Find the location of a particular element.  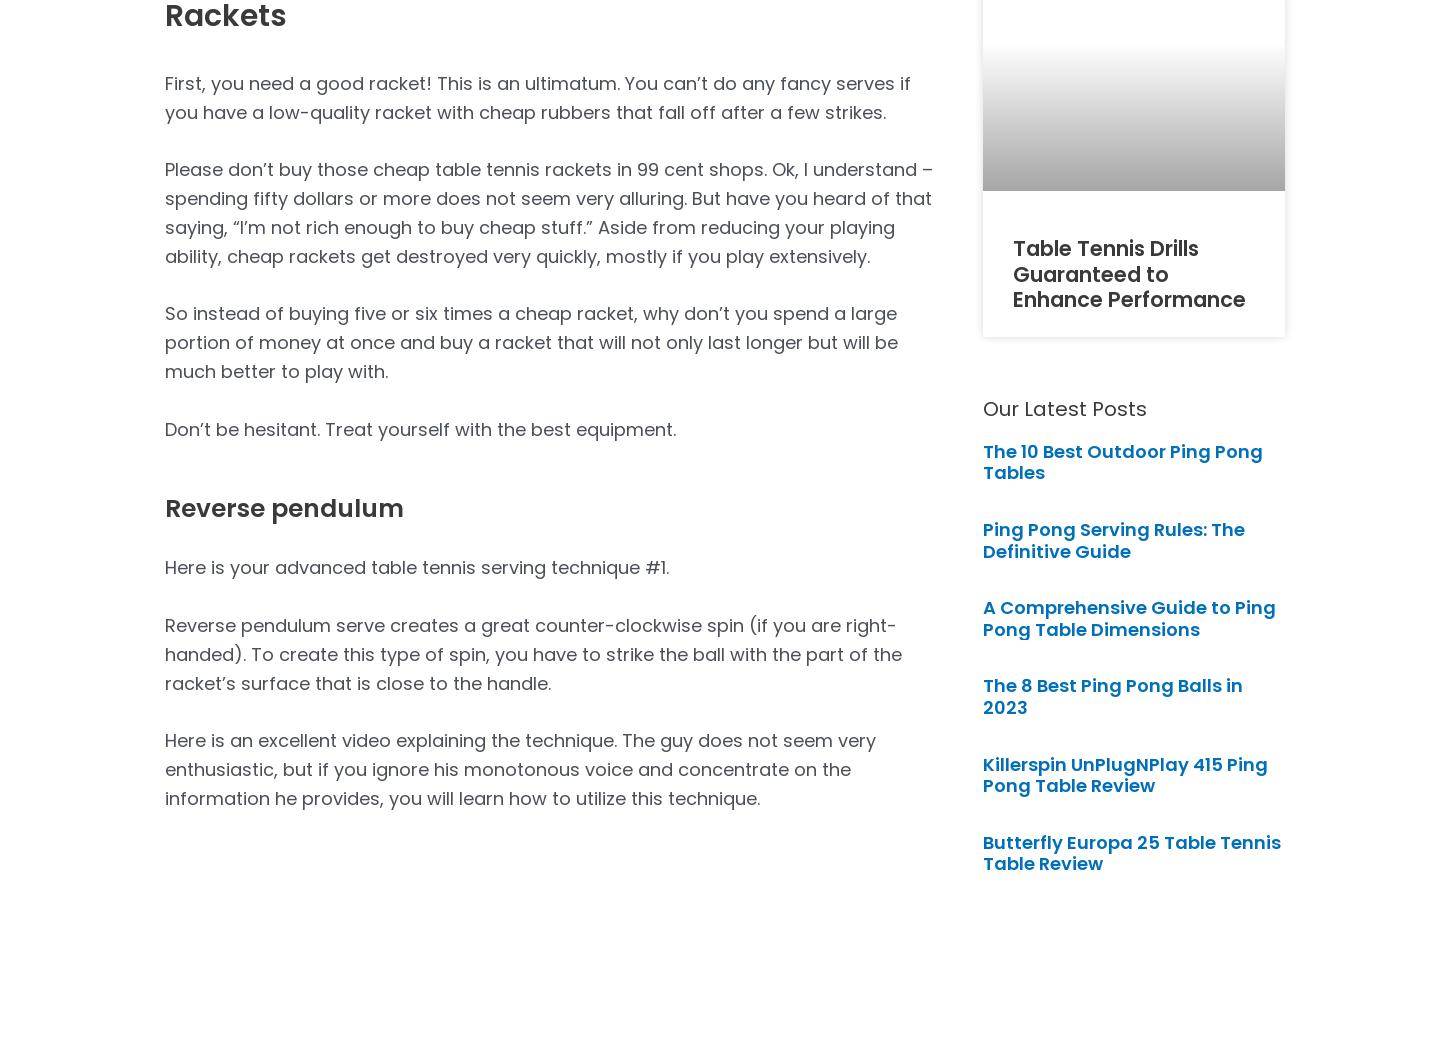

'Reverse pendulum' is located at coordinates (284, 508).